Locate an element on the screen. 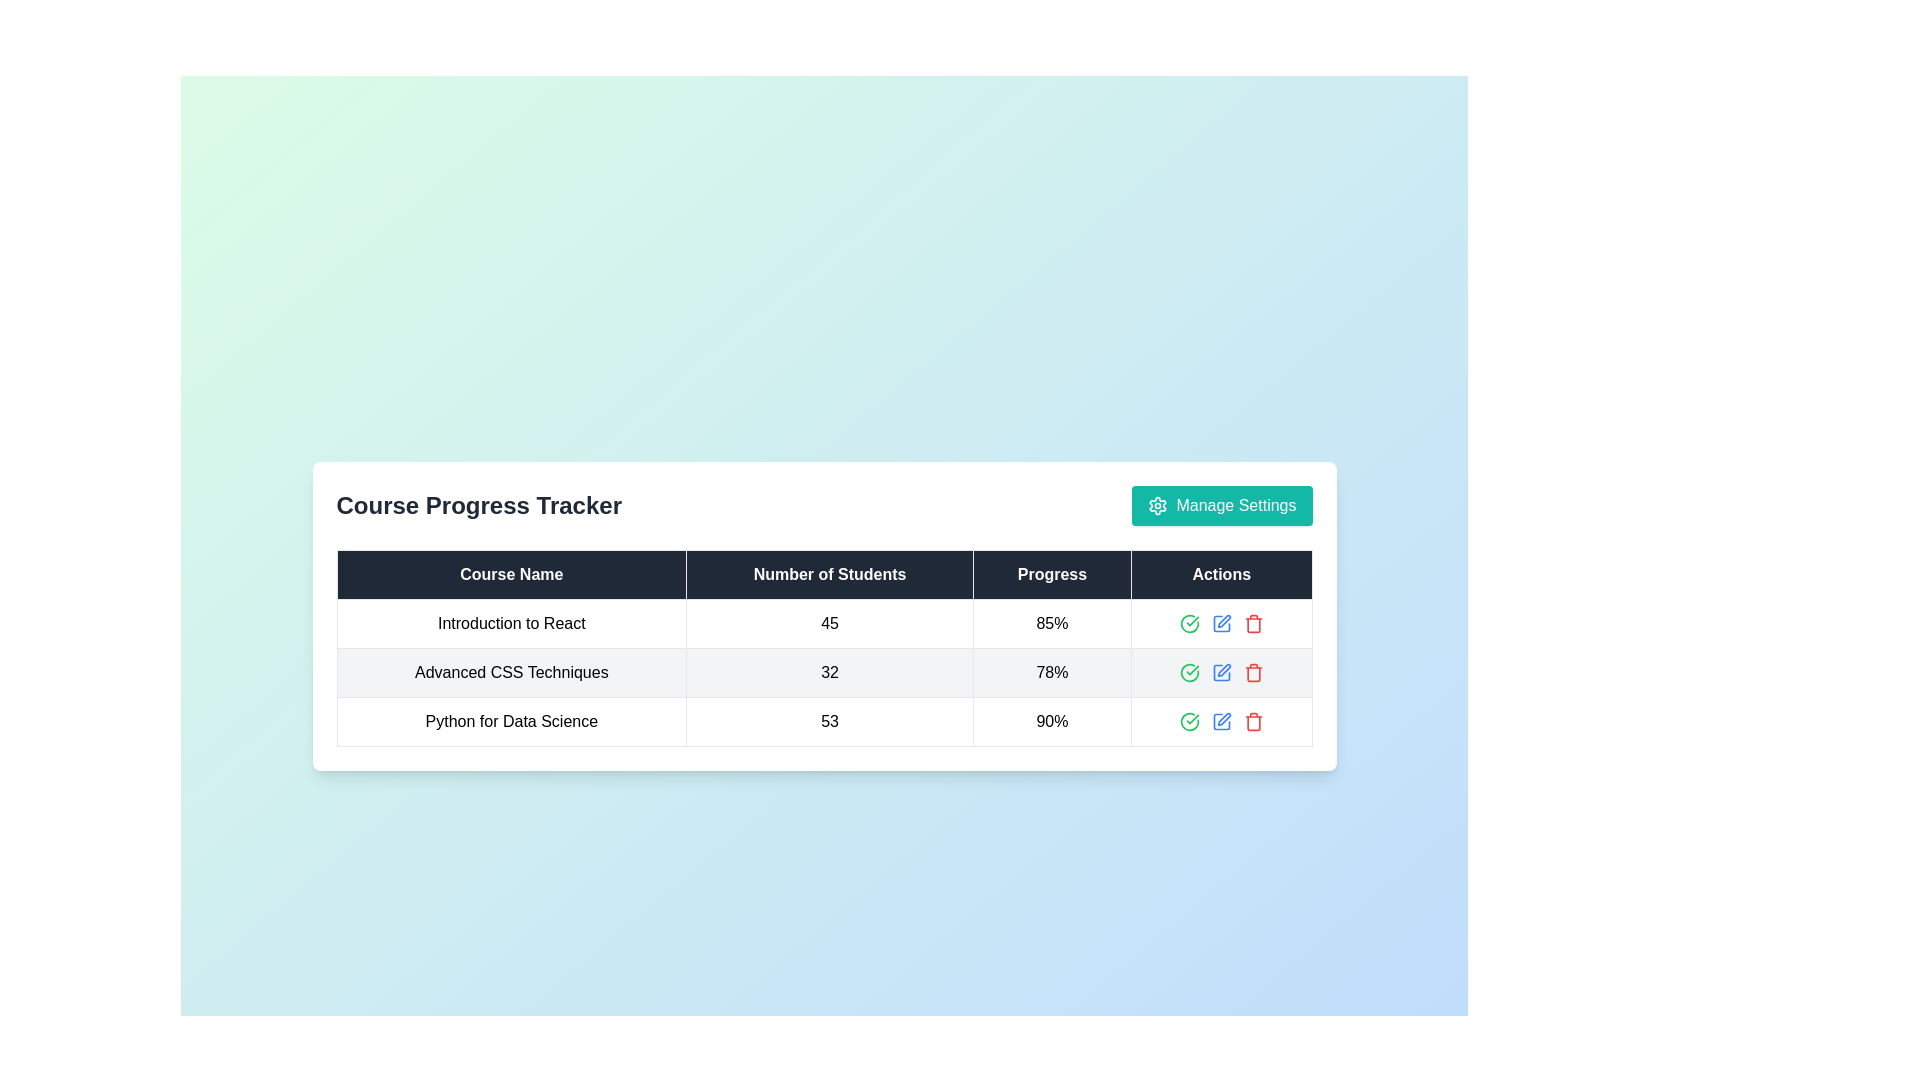  the delete button (trash icon) located in the 'Actions' column of the third row in the table is located at coordinates (1252, 622).